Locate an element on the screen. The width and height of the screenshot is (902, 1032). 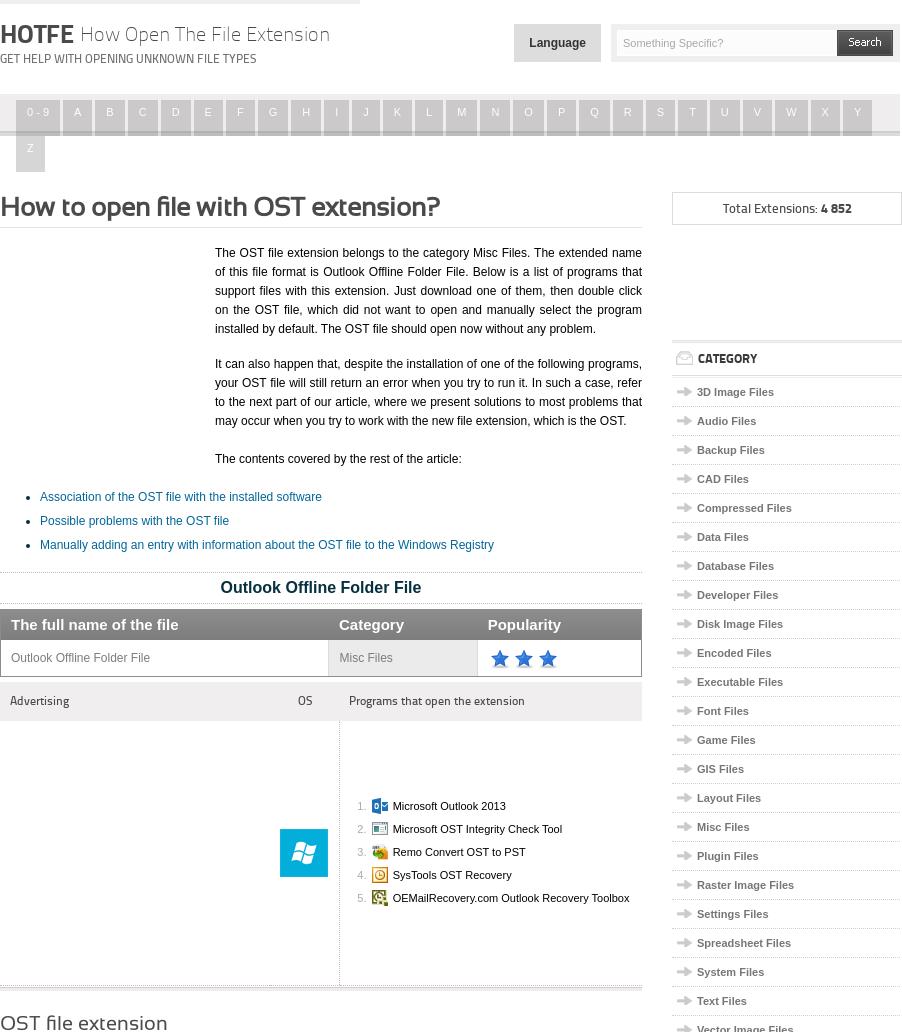
'Executable Files' is located at coordinates (696, 681).